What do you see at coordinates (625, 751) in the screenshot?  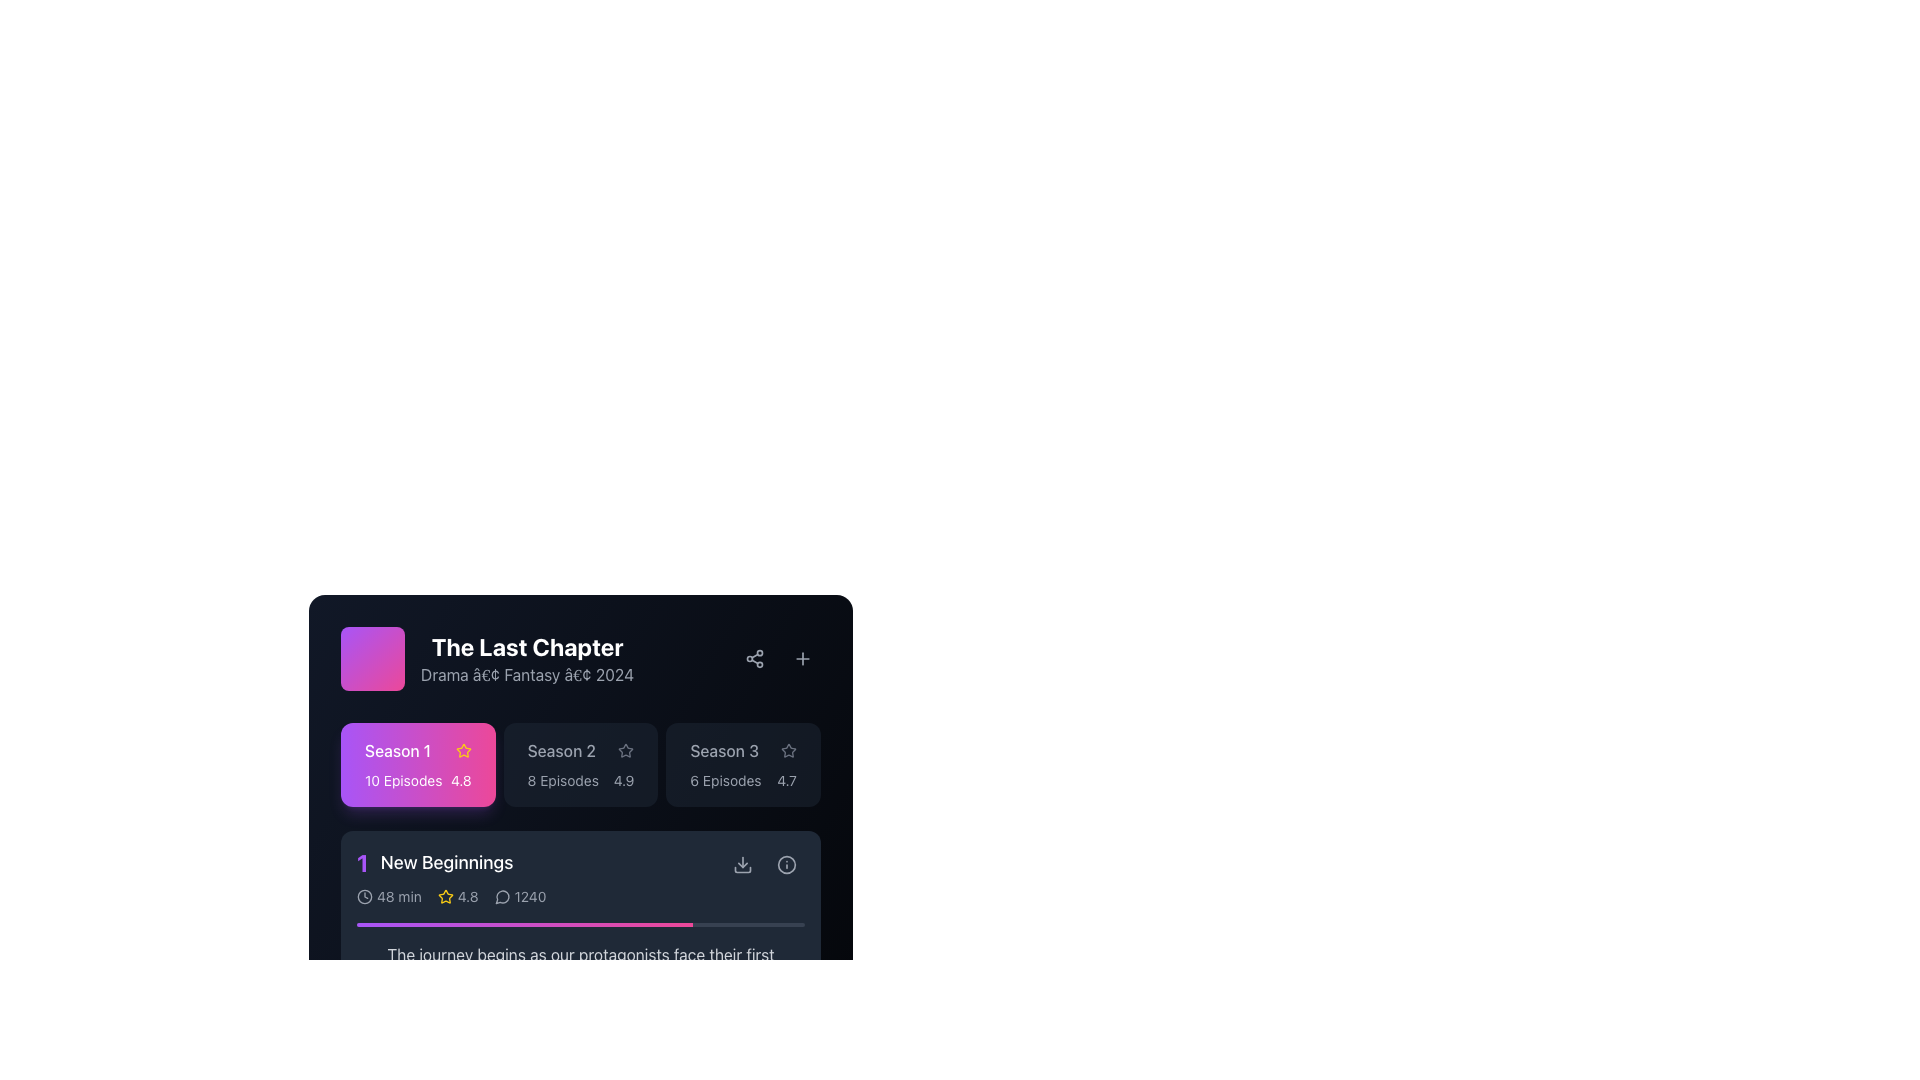 I see `the hollow gray star icon located in the 'Season 2' section, which is the second section from the left` at bounding box center [625, 751].